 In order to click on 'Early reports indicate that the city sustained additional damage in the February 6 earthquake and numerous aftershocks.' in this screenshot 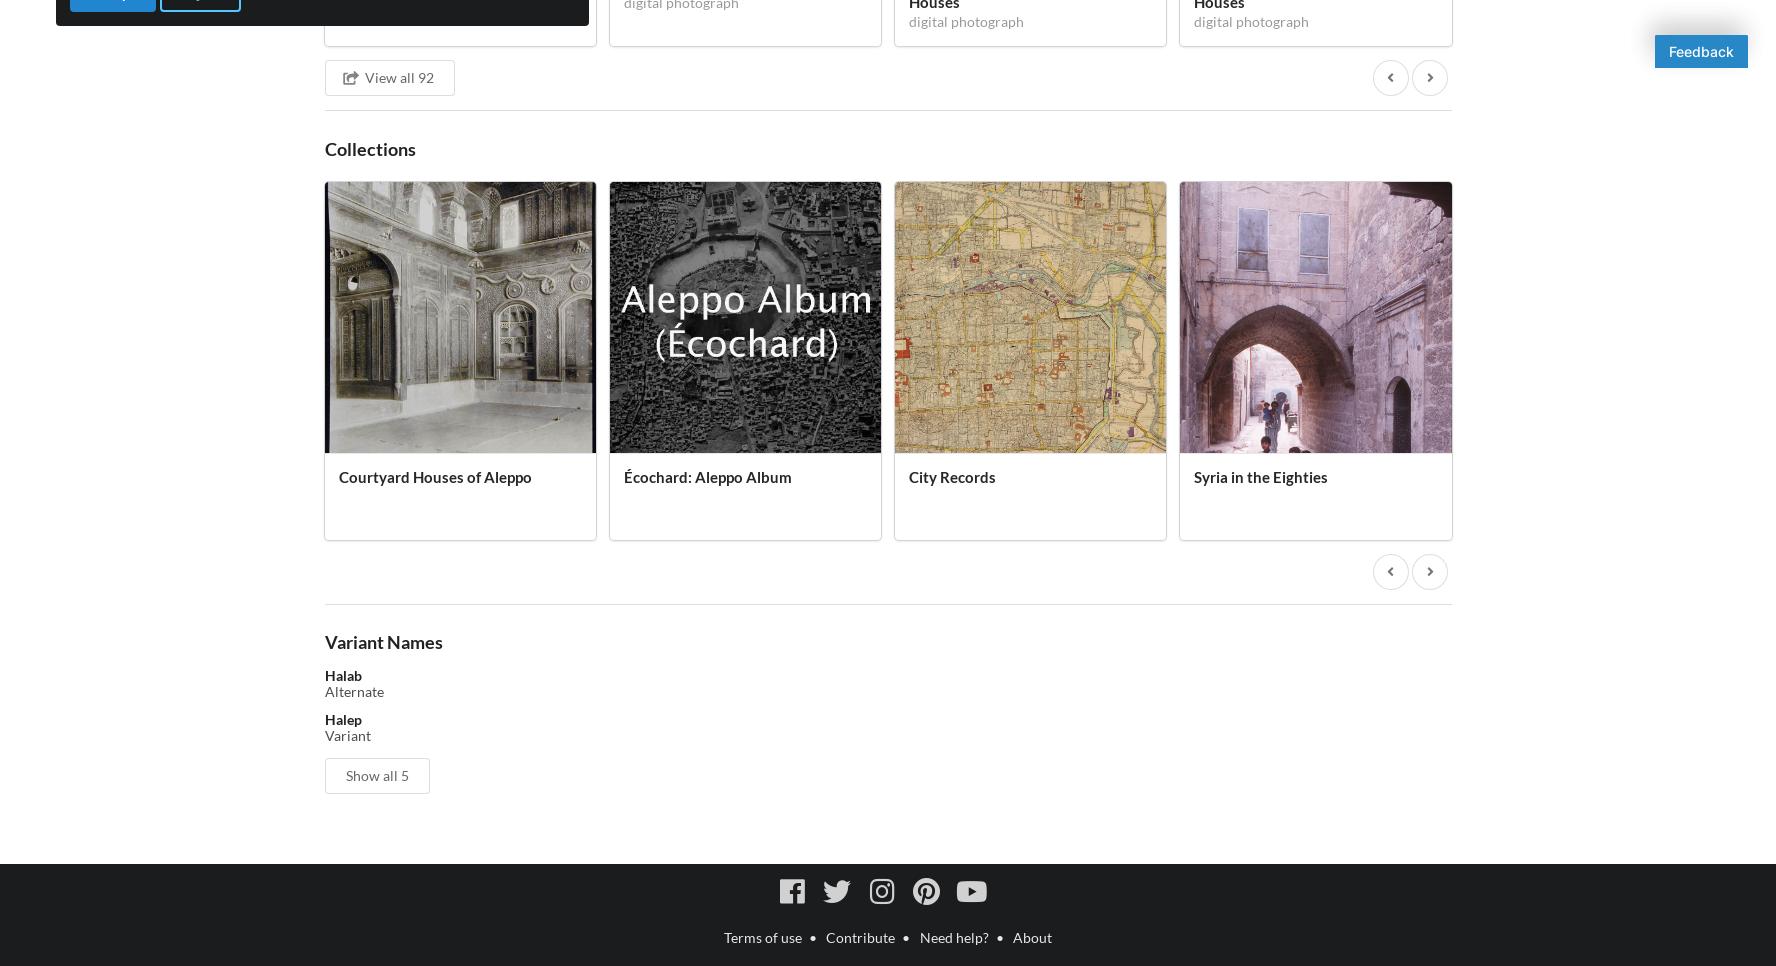, I will do `click(876, 636)`.